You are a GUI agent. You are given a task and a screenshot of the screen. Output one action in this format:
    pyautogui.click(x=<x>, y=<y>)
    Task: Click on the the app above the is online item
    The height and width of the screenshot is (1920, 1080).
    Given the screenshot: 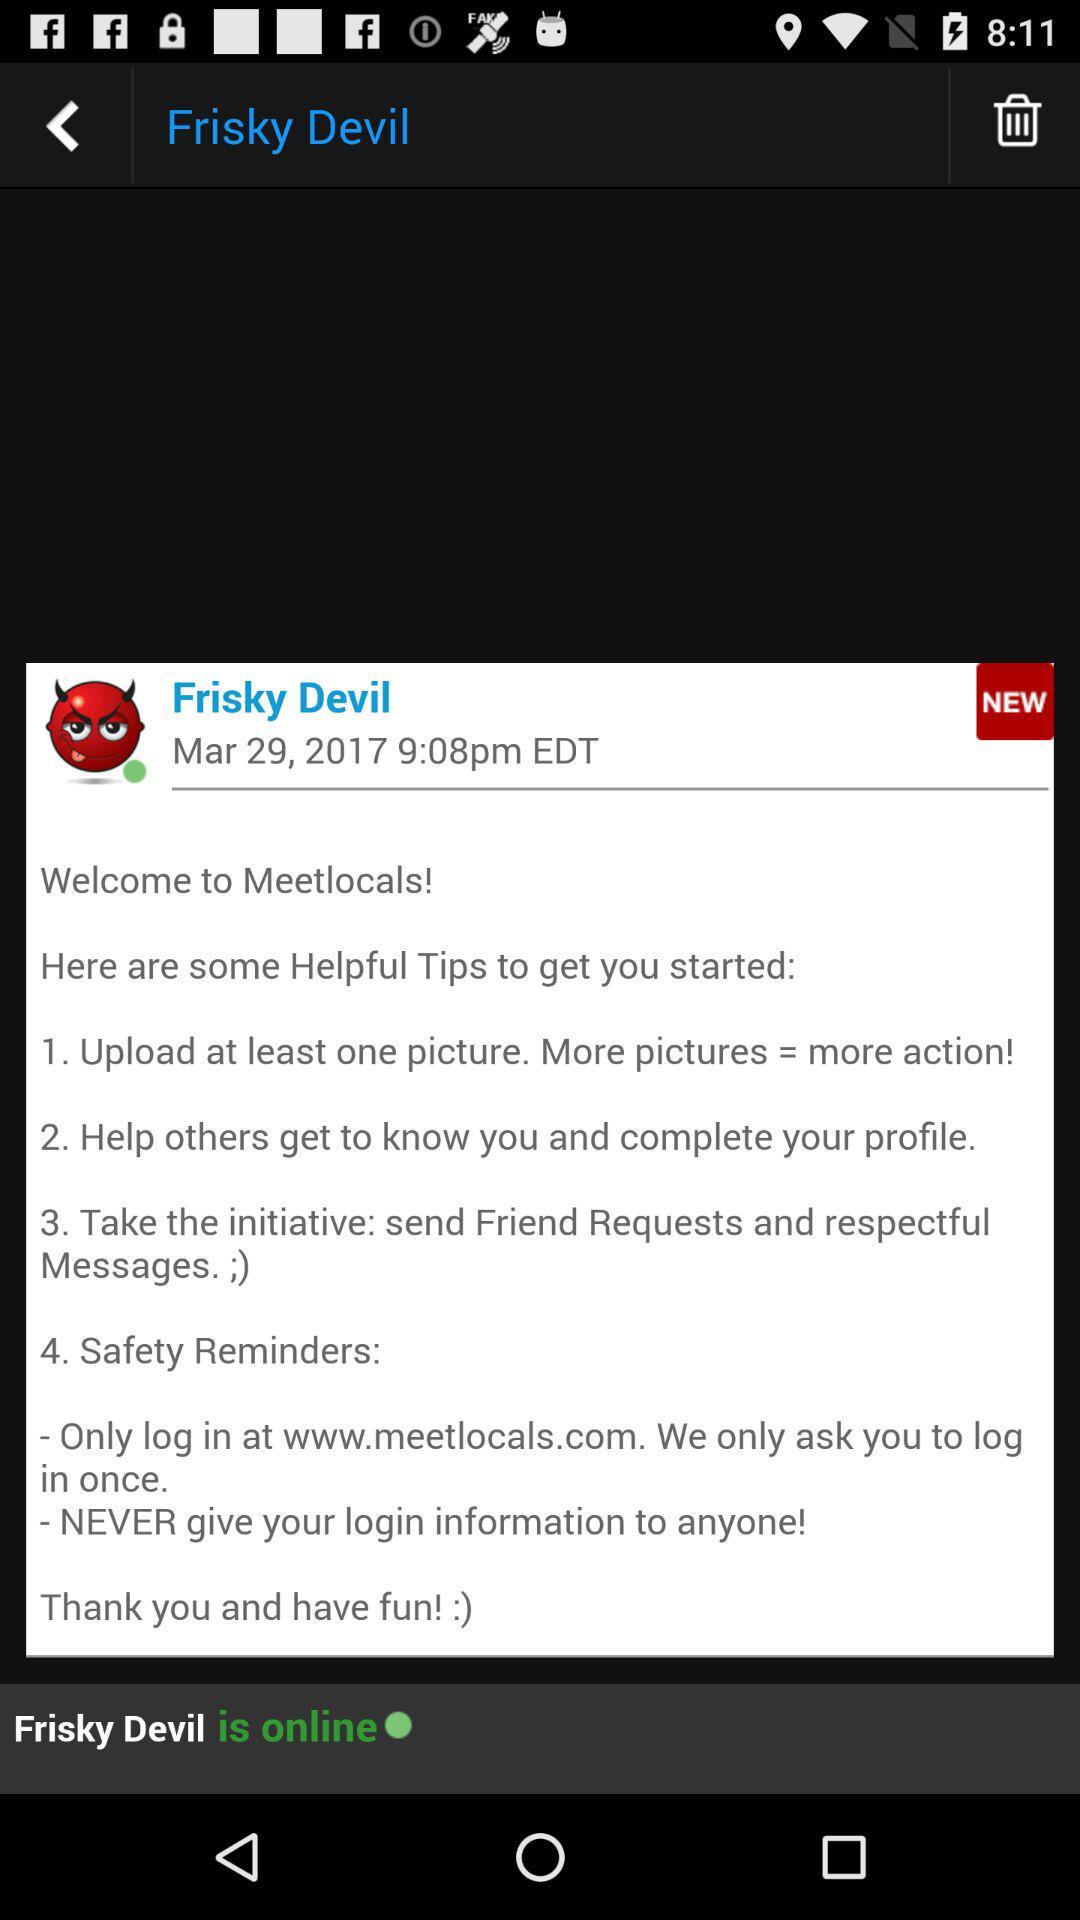 What is the action you would take?
    pyautogui.click(x=540, y=1219)
    